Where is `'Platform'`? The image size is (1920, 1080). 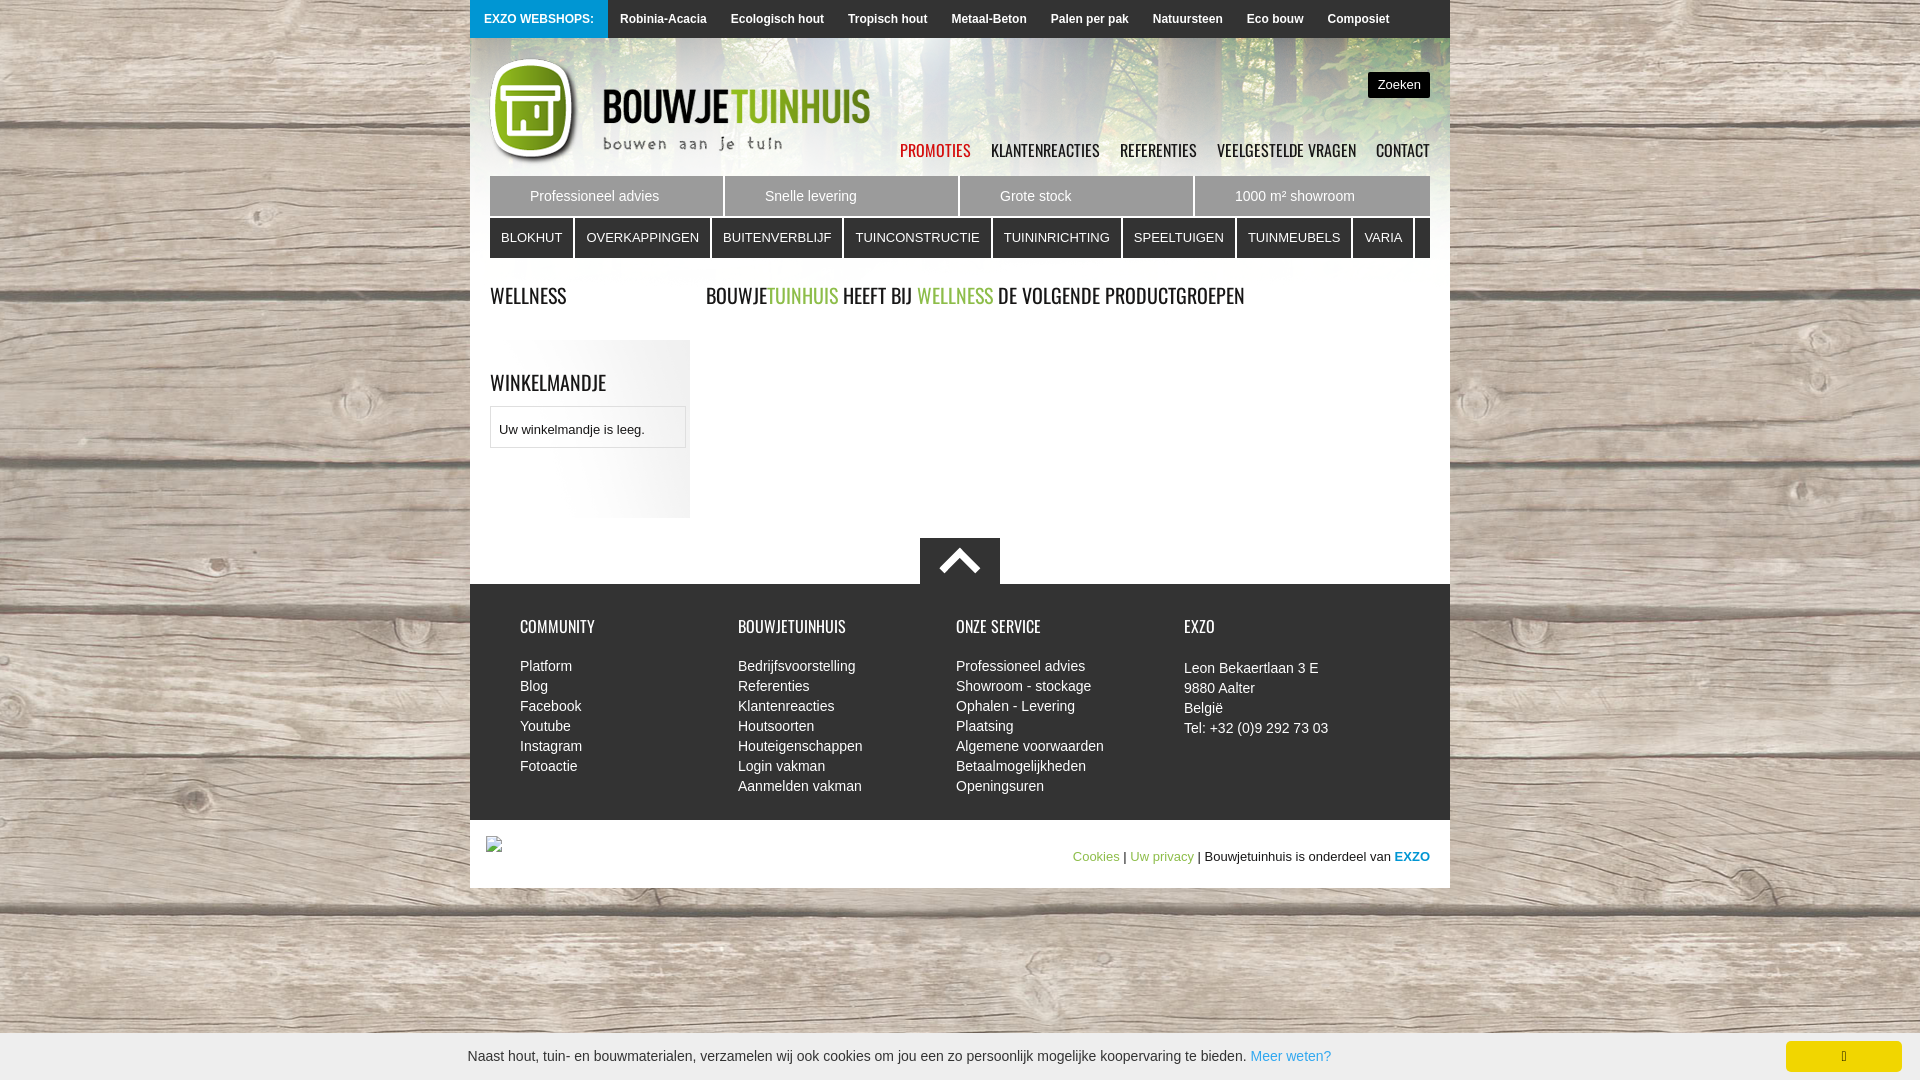
'Platform' is located at coordinates (519, 666).